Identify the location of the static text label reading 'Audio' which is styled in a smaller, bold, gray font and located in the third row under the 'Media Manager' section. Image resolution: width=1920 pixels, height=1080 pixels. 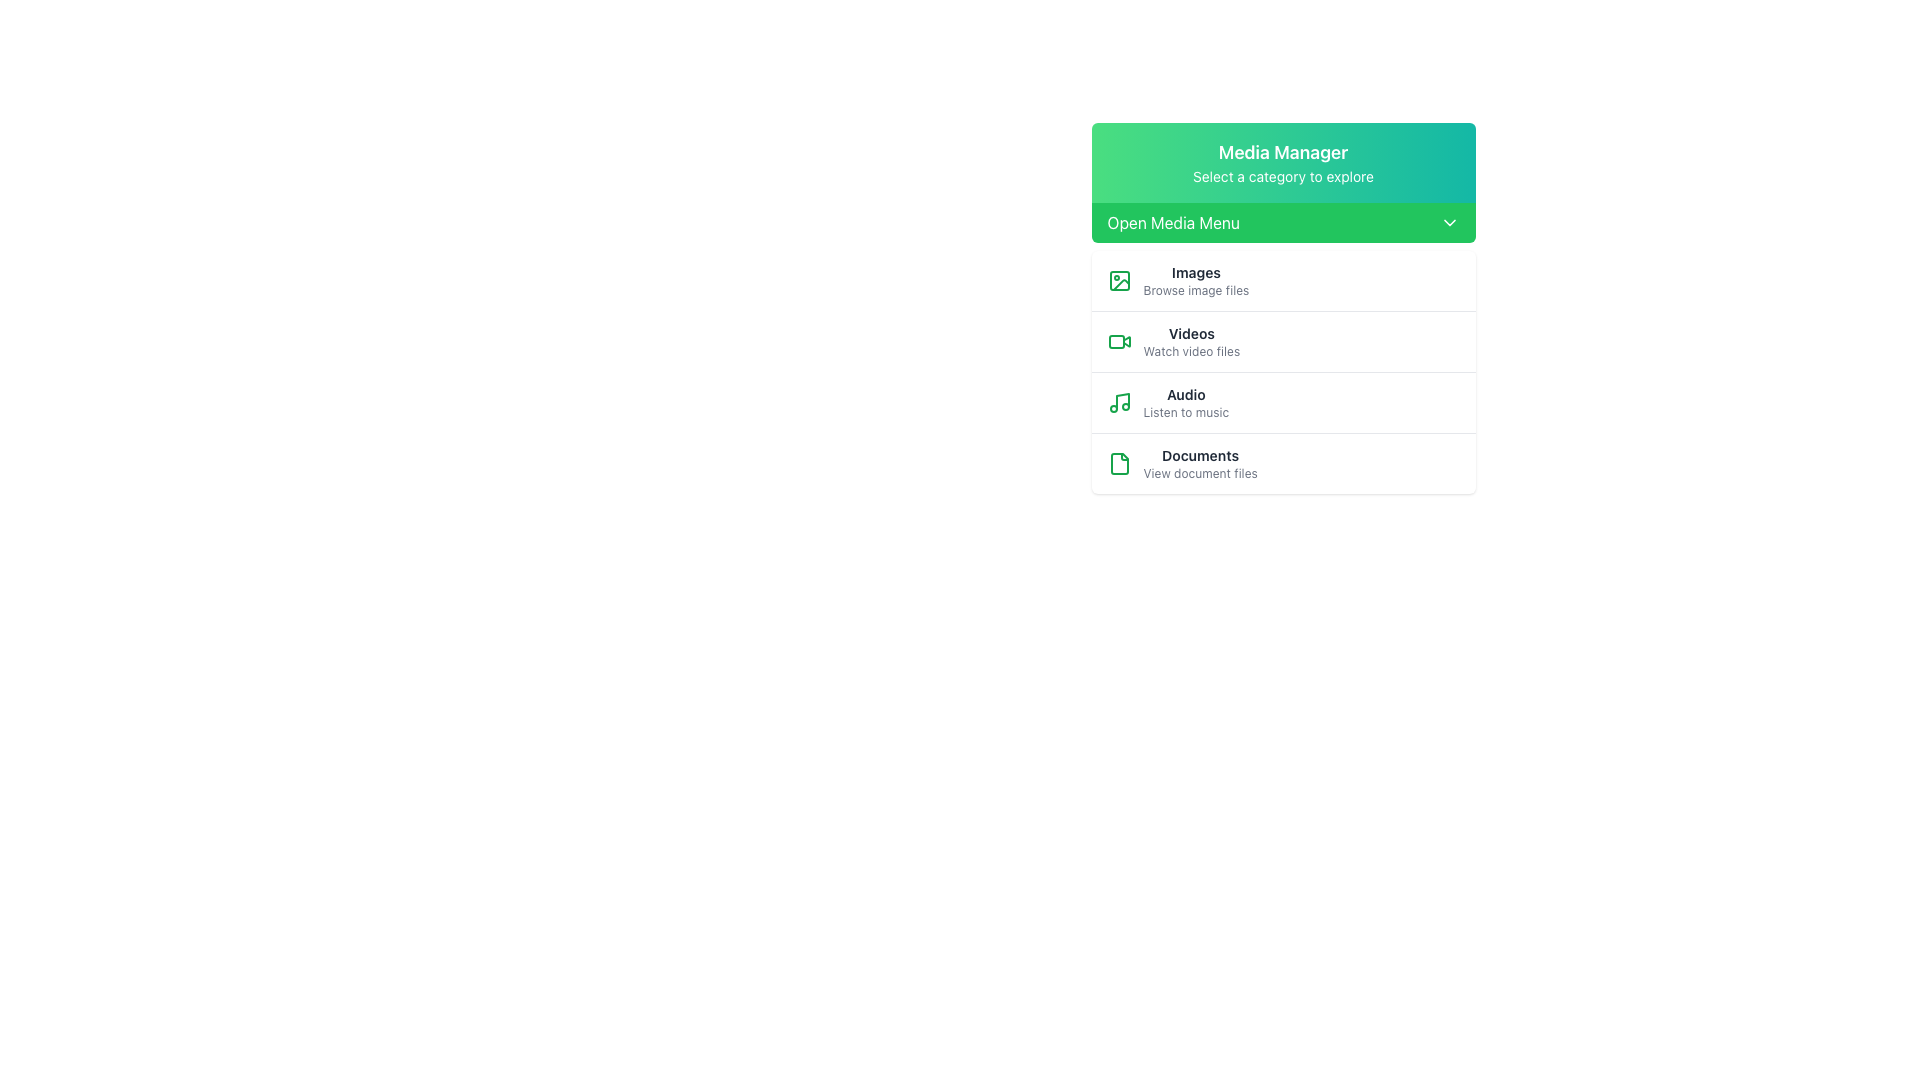
(1186, 394).